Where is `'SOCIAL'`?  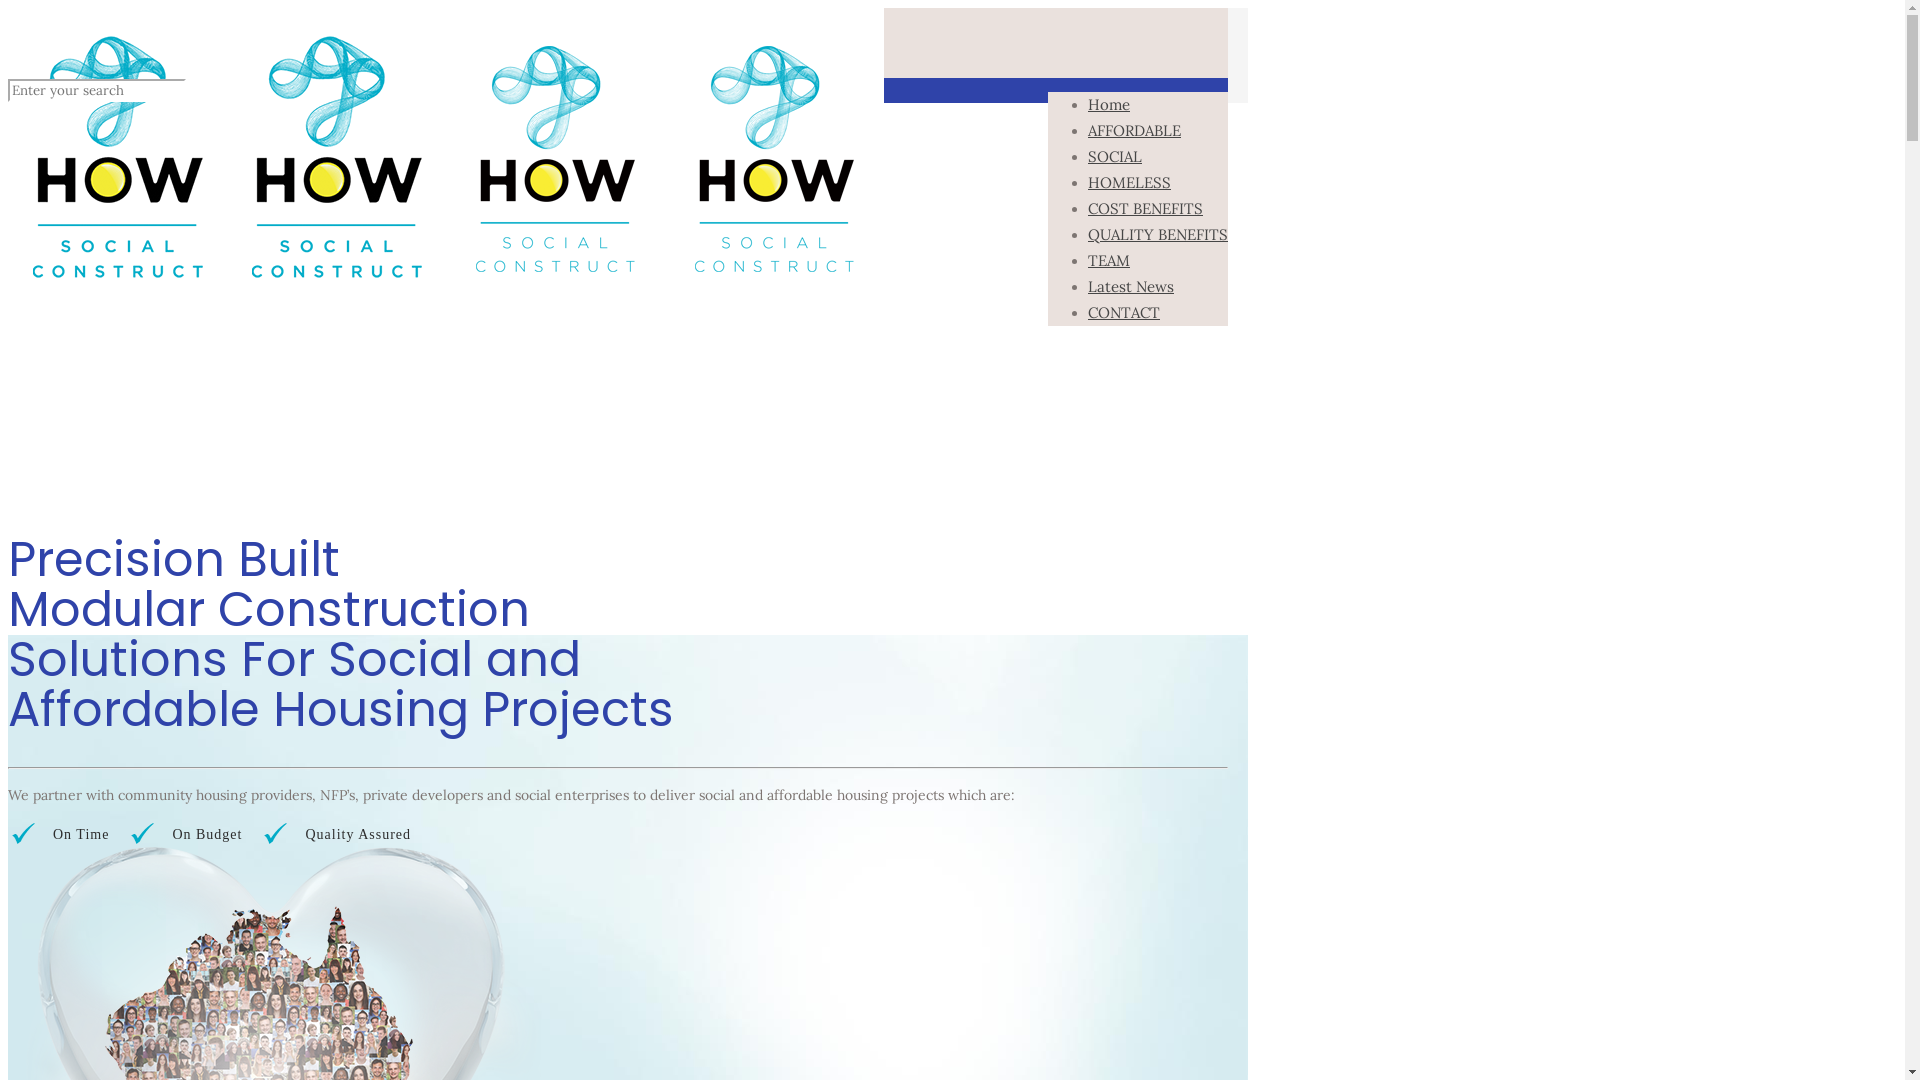
'SOCIAL' is located at coordinates (1113, 155).